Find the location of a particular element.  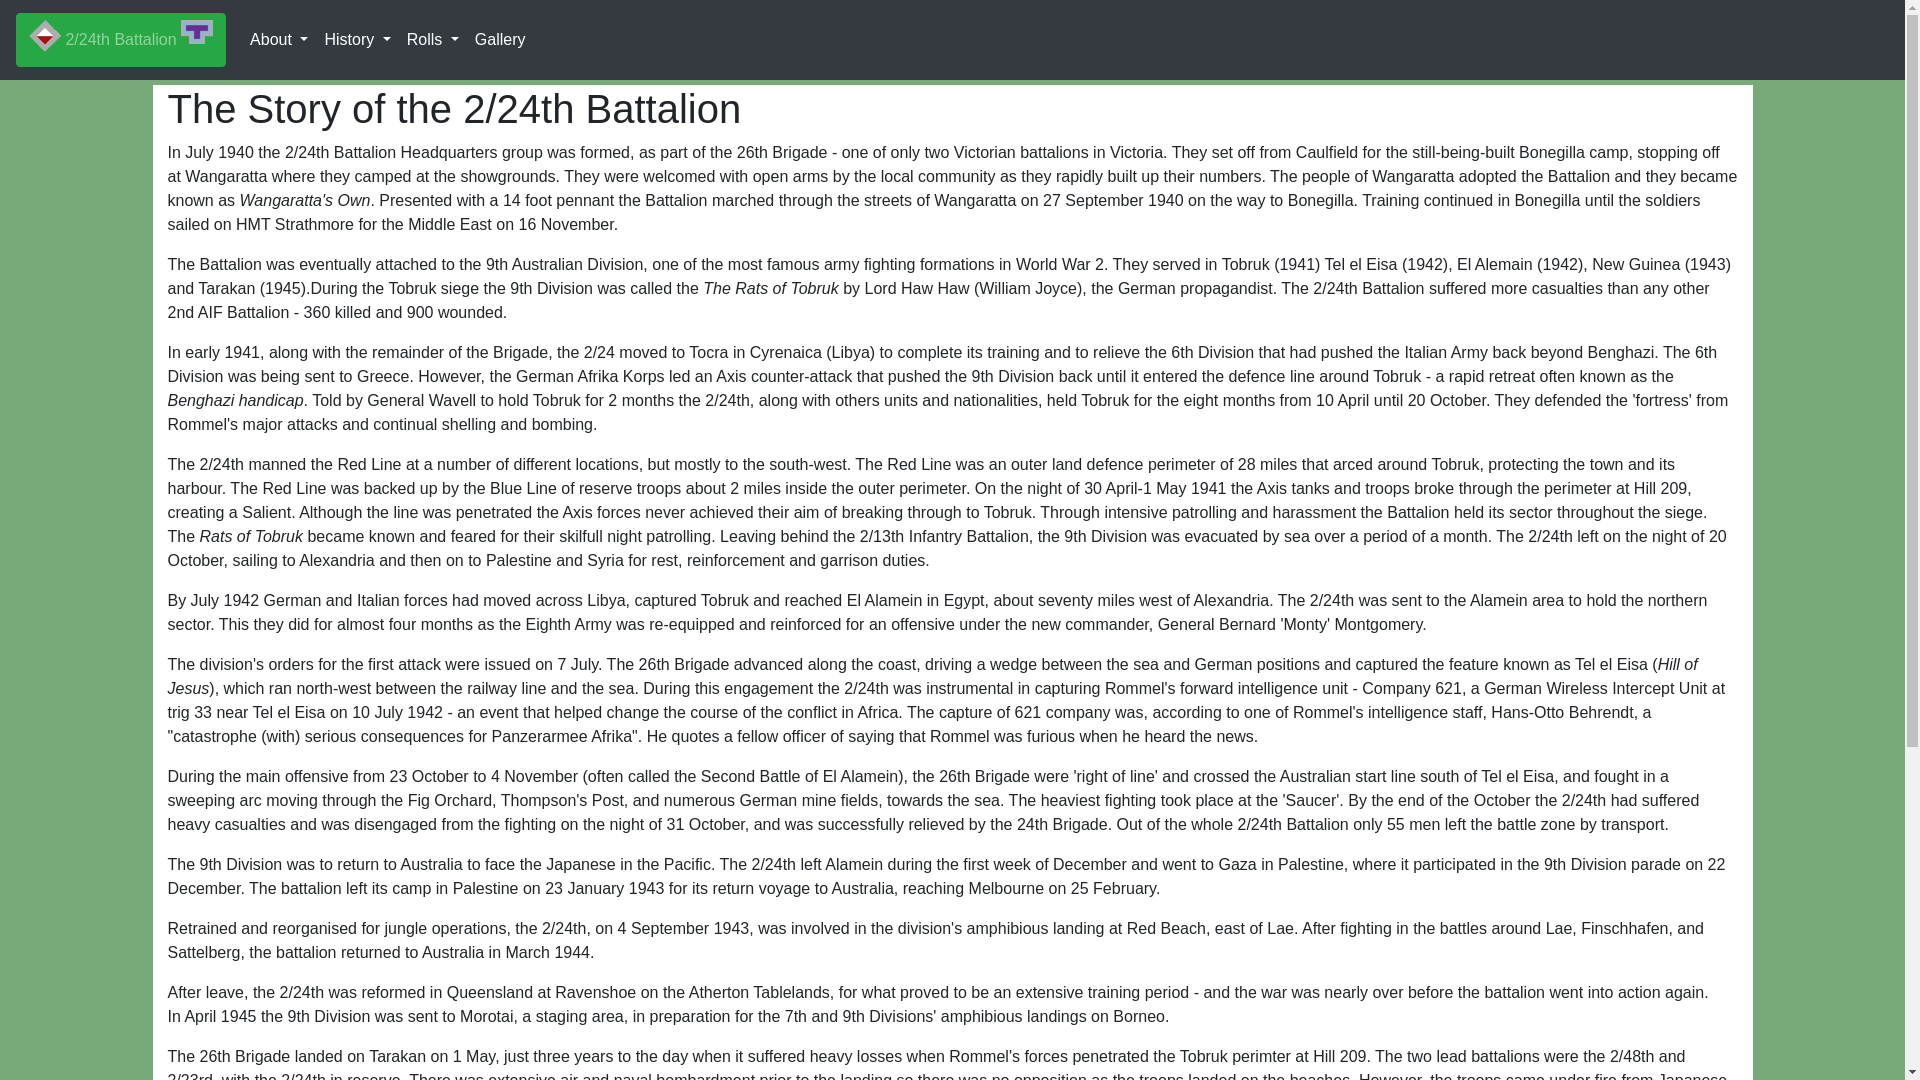

'2/24th Battalion' is located at coordinates (119, 39).